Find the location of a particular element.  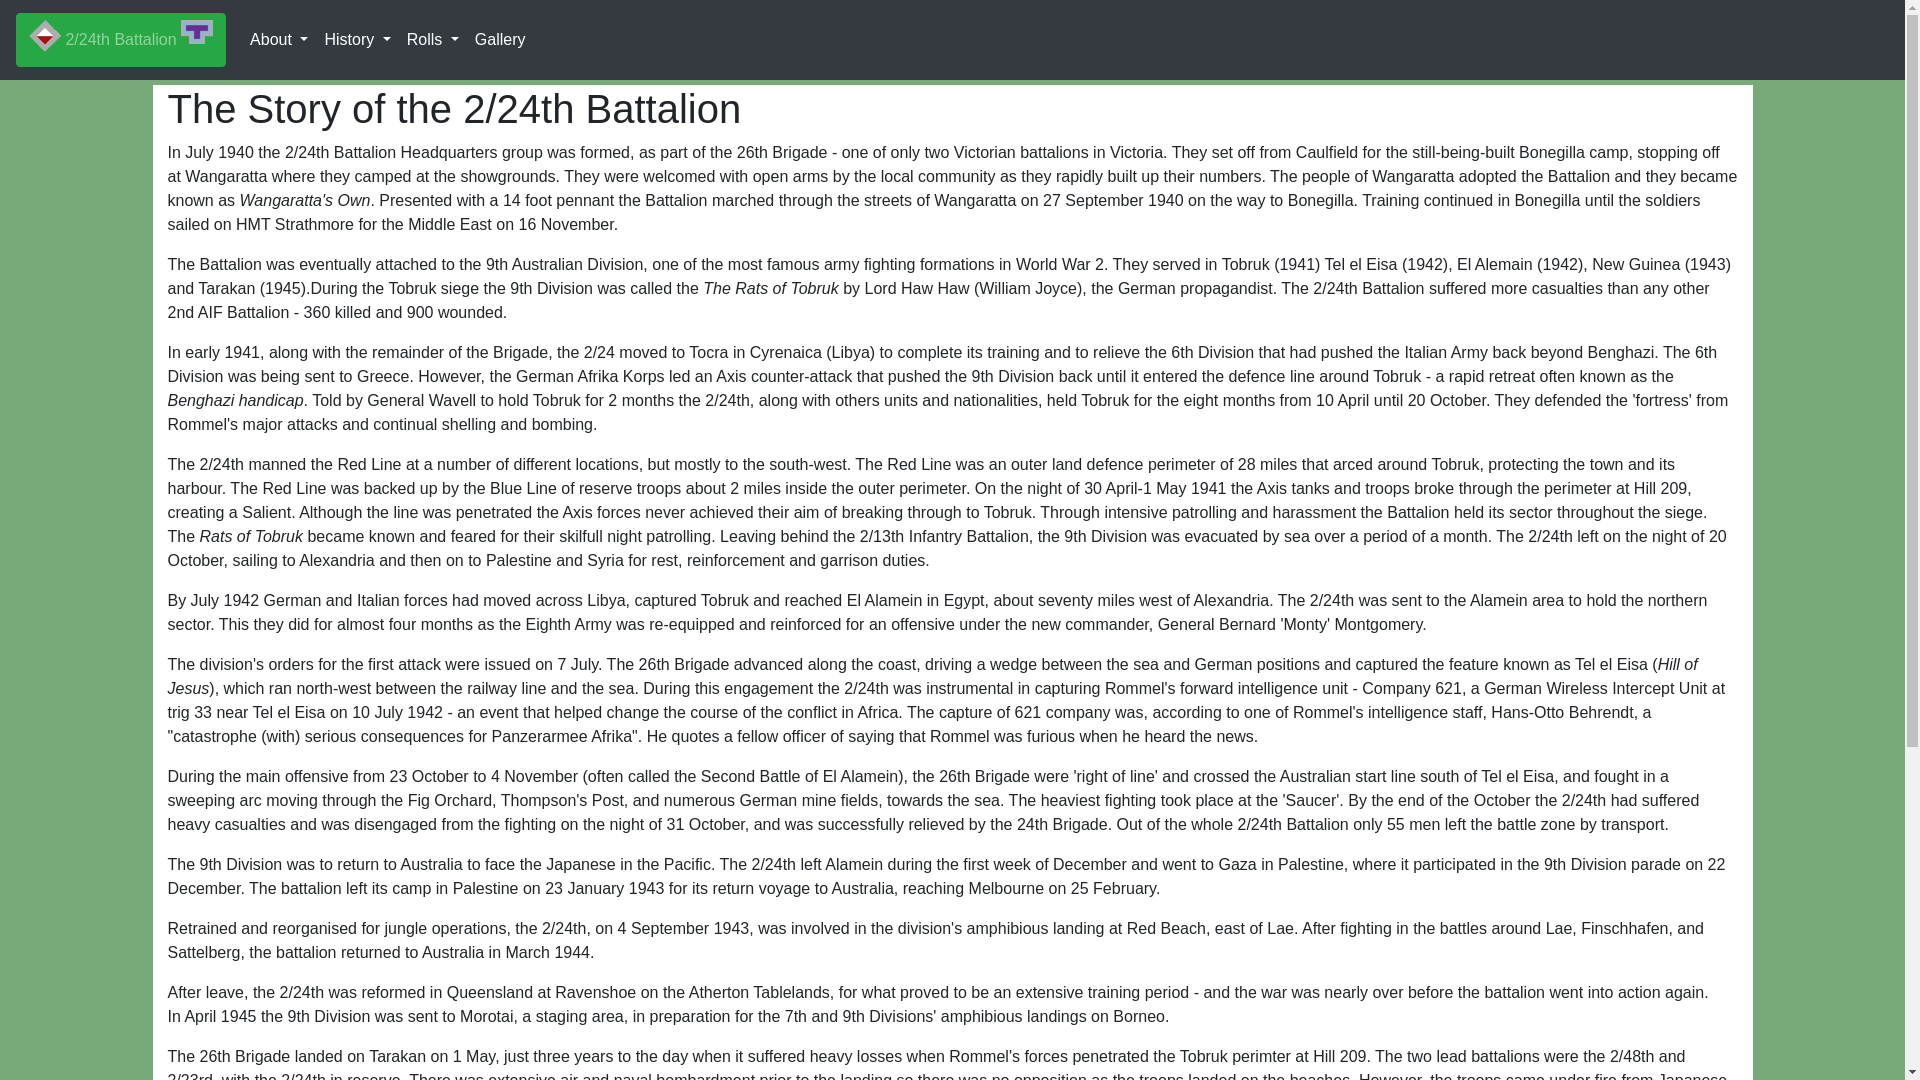

'2/24th Battalion' is located at coordinates (119, 39).